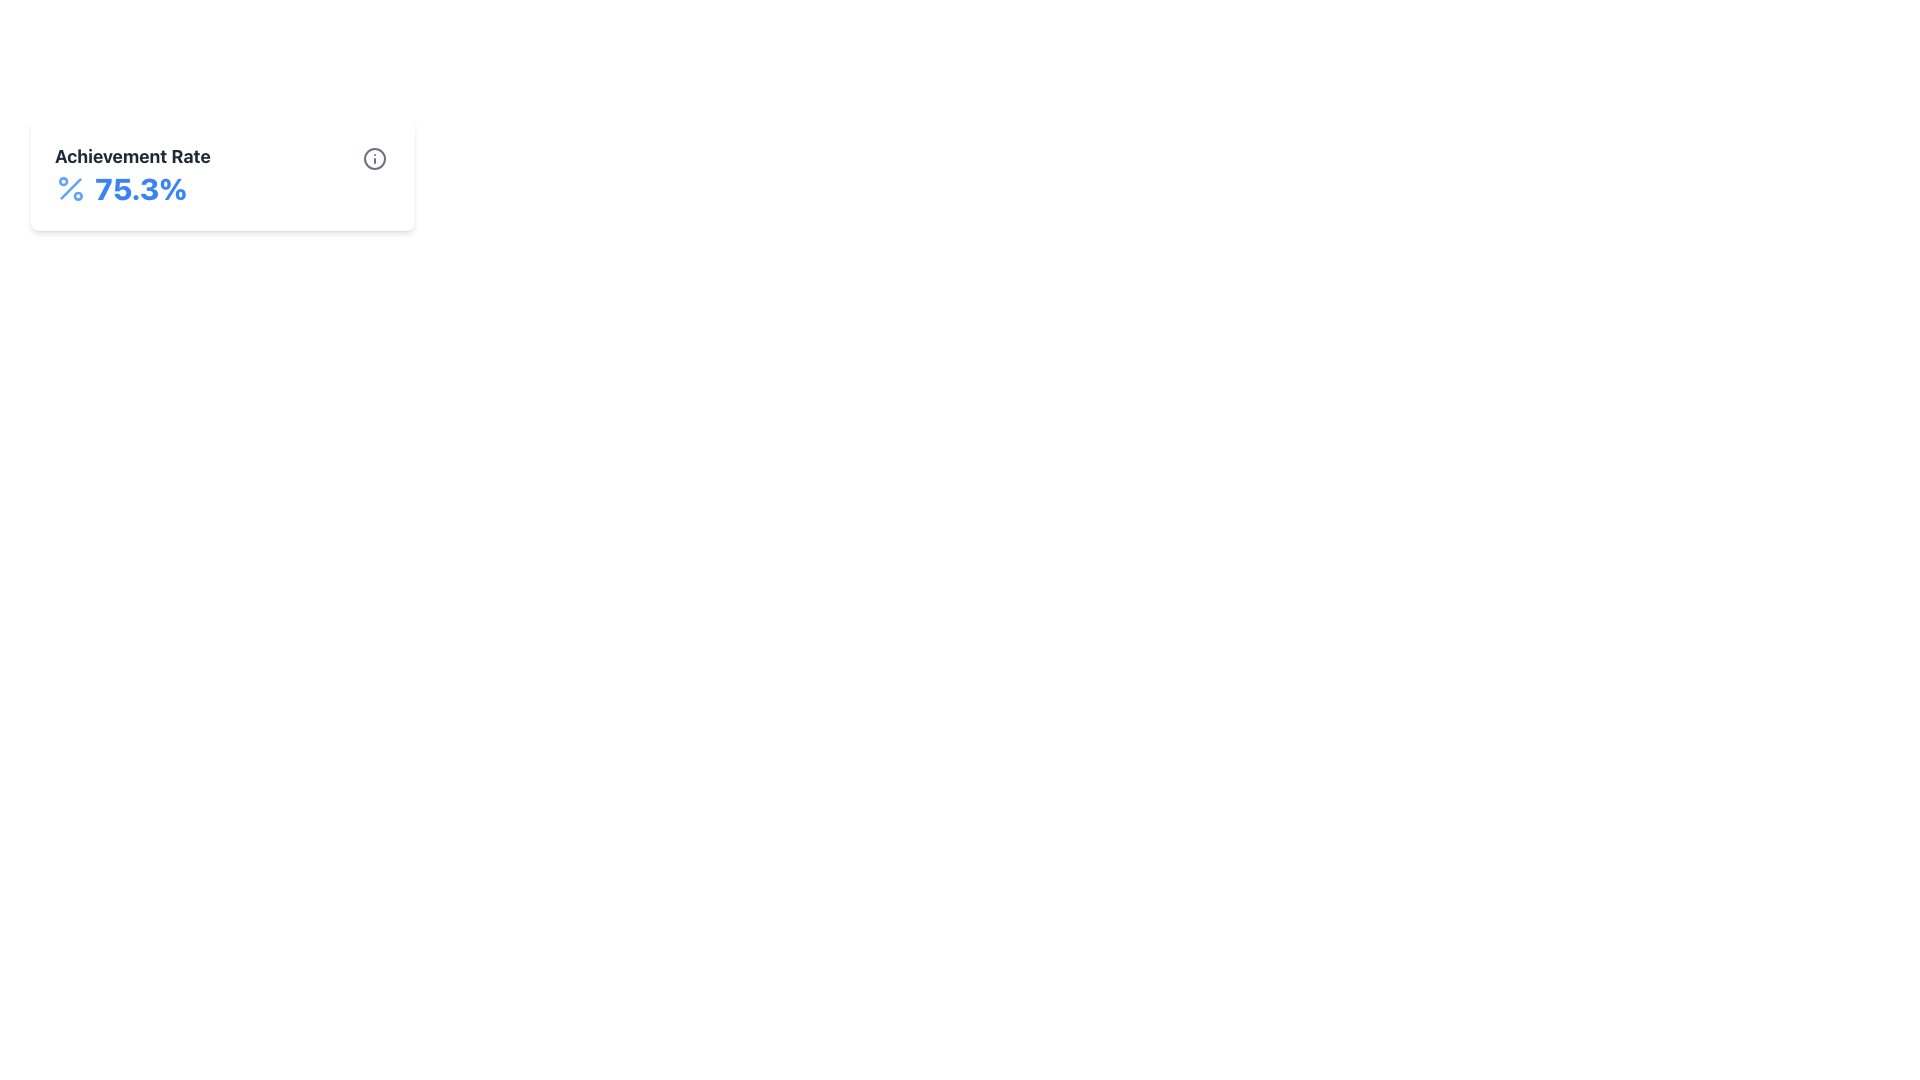 This screenshot has width=1920, height=1080. I want to click on the vector graphic component (circle) that is positioned at the center of a larger circular icon, aligned to the right of the text in an informational card, so click(374, 157).